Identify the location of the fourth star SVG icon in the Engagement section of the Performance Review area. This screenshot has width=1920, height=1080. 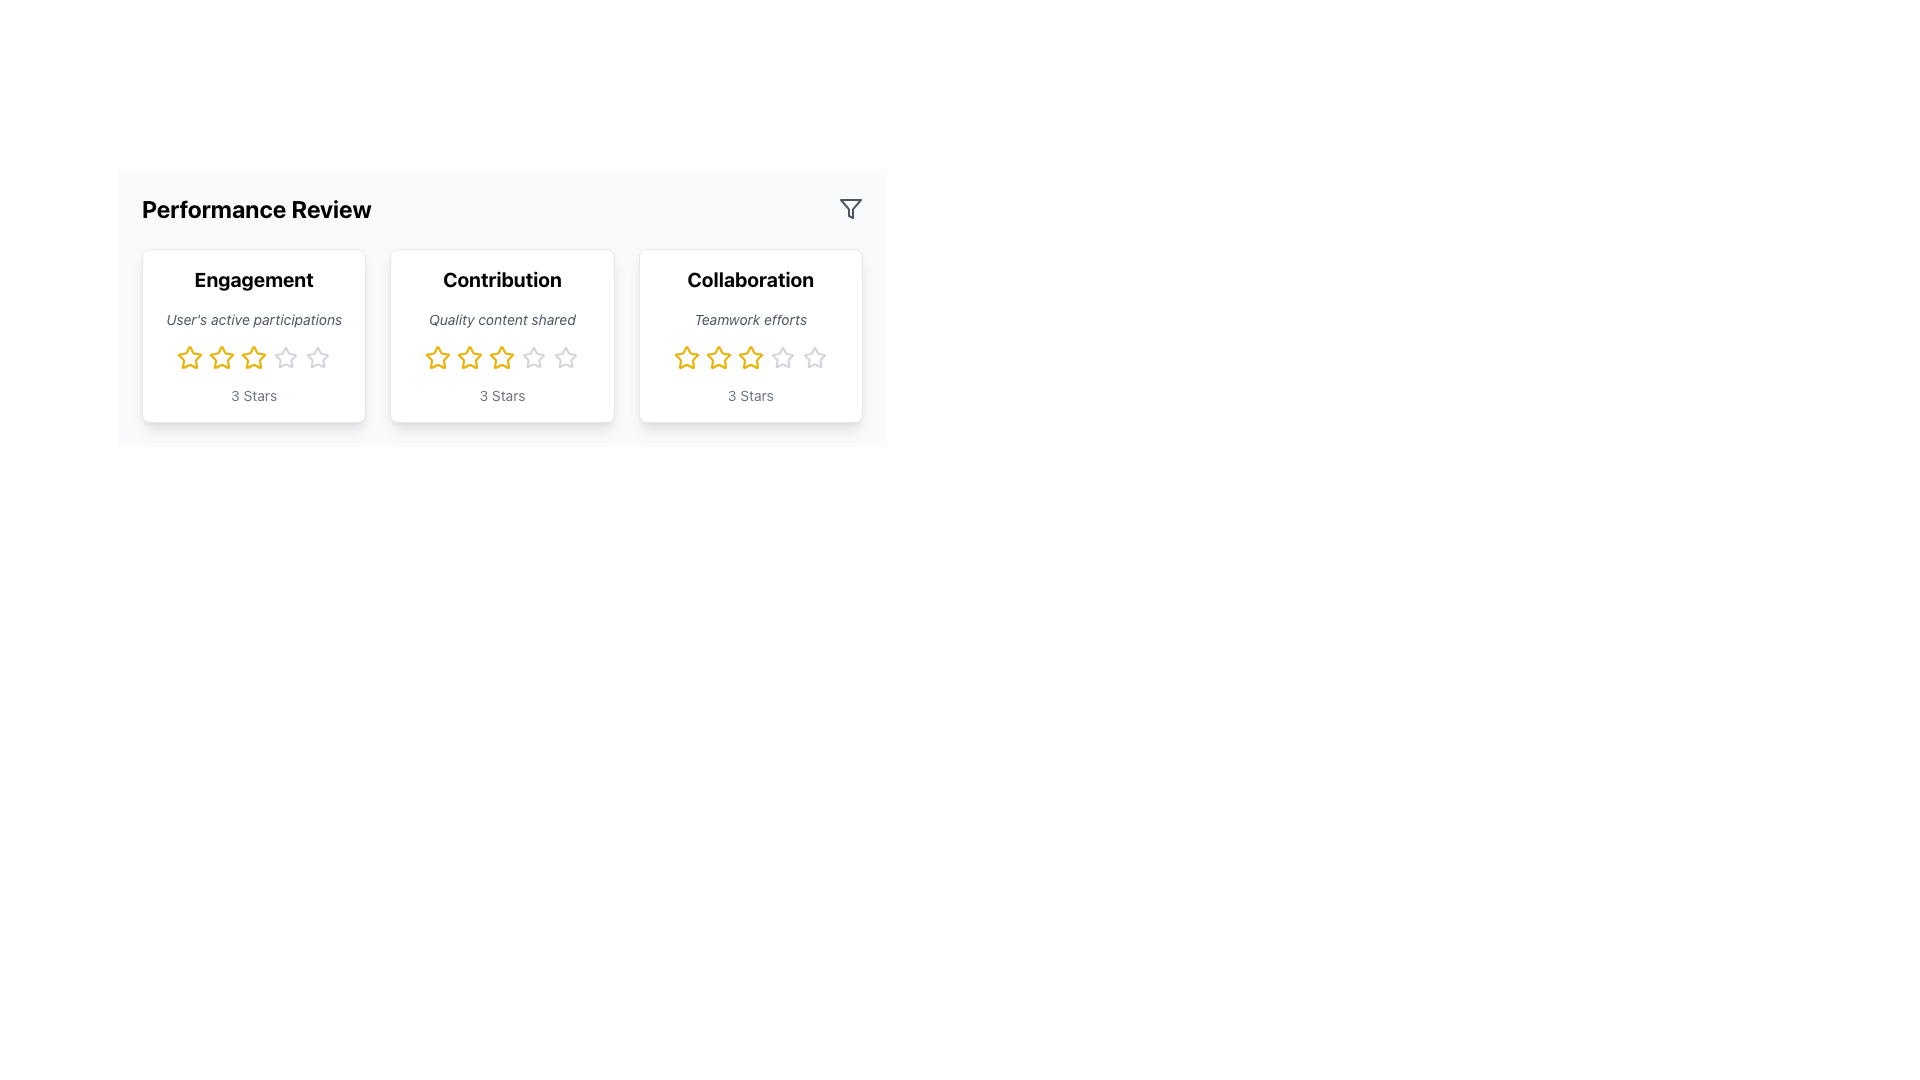
(317, 356).